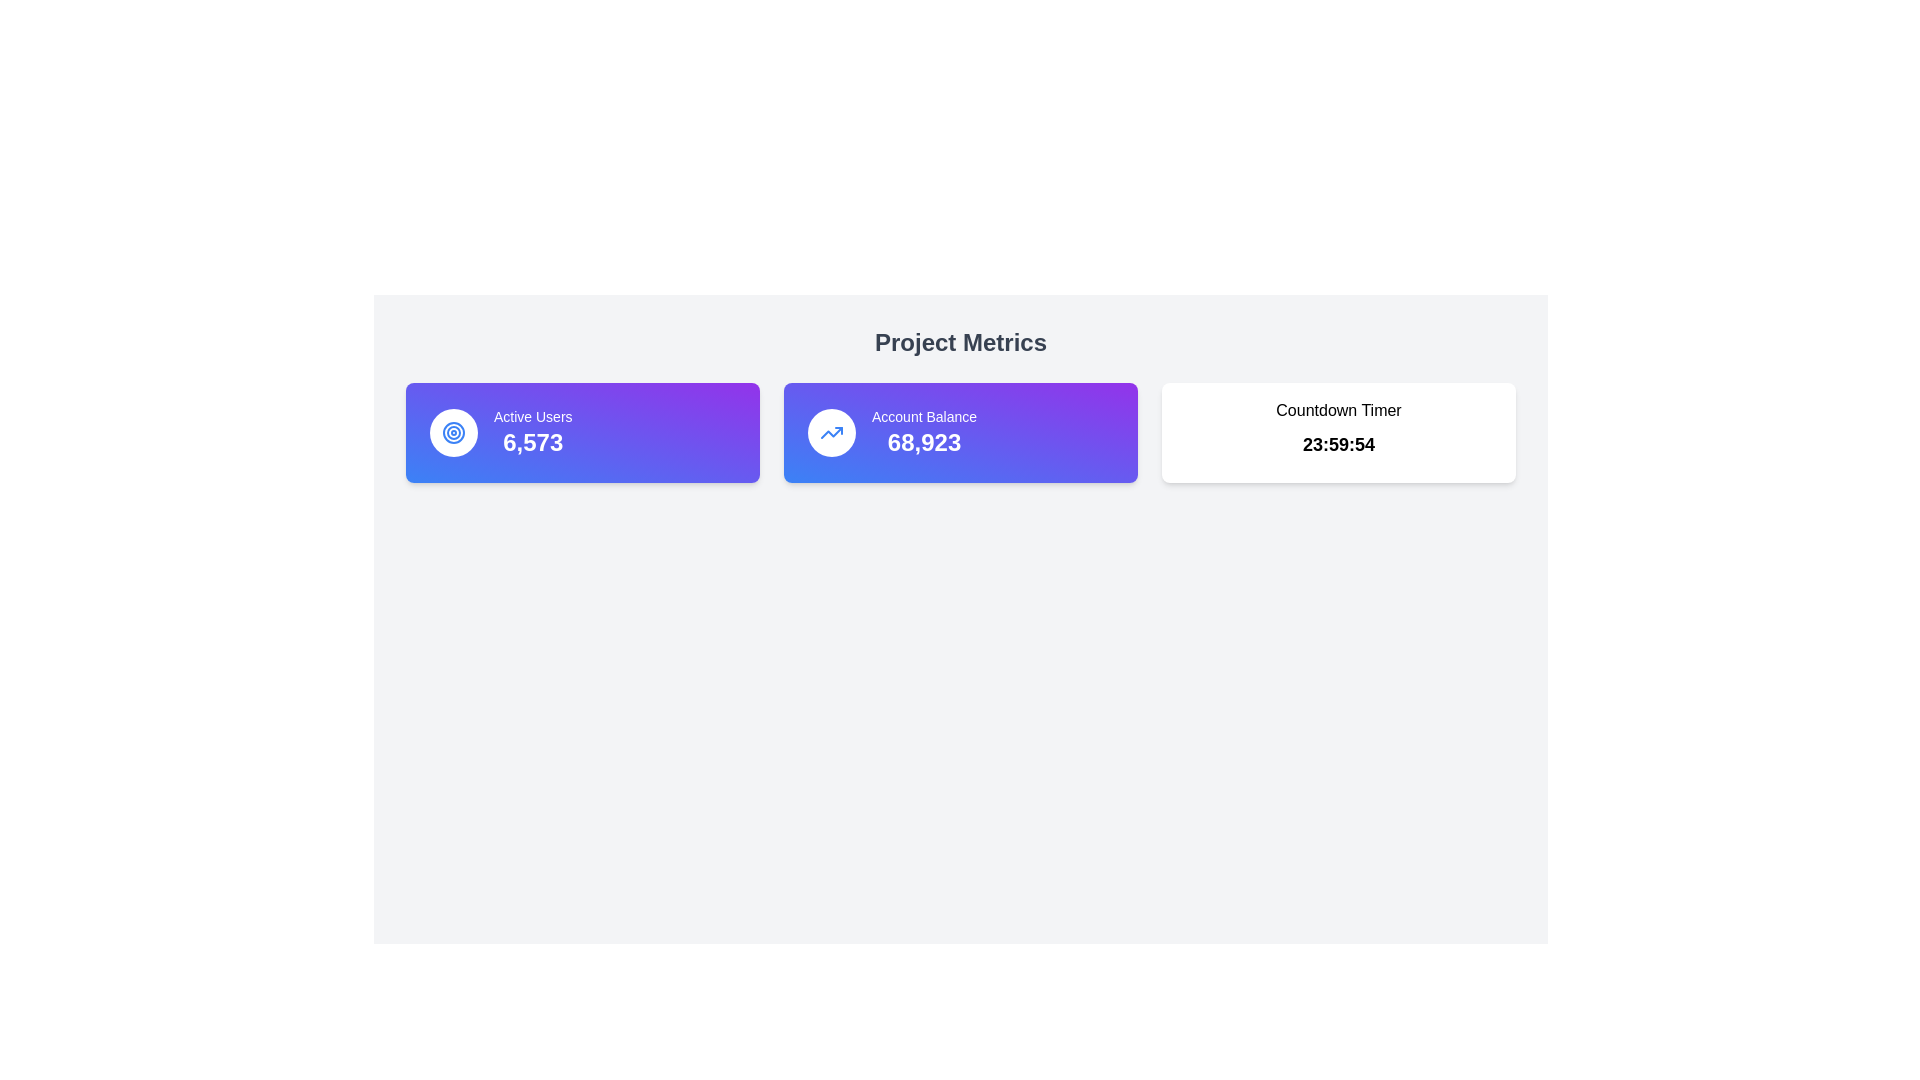 The width and height of the screenshot is (1920, 1080). What do you see at coordinates (1339, 443) in the screenshot?
I see `the Text Display element that shows the remaining time in the countdown, located below the 'Countdown Timer' text` at bounding box center [1339, 443].